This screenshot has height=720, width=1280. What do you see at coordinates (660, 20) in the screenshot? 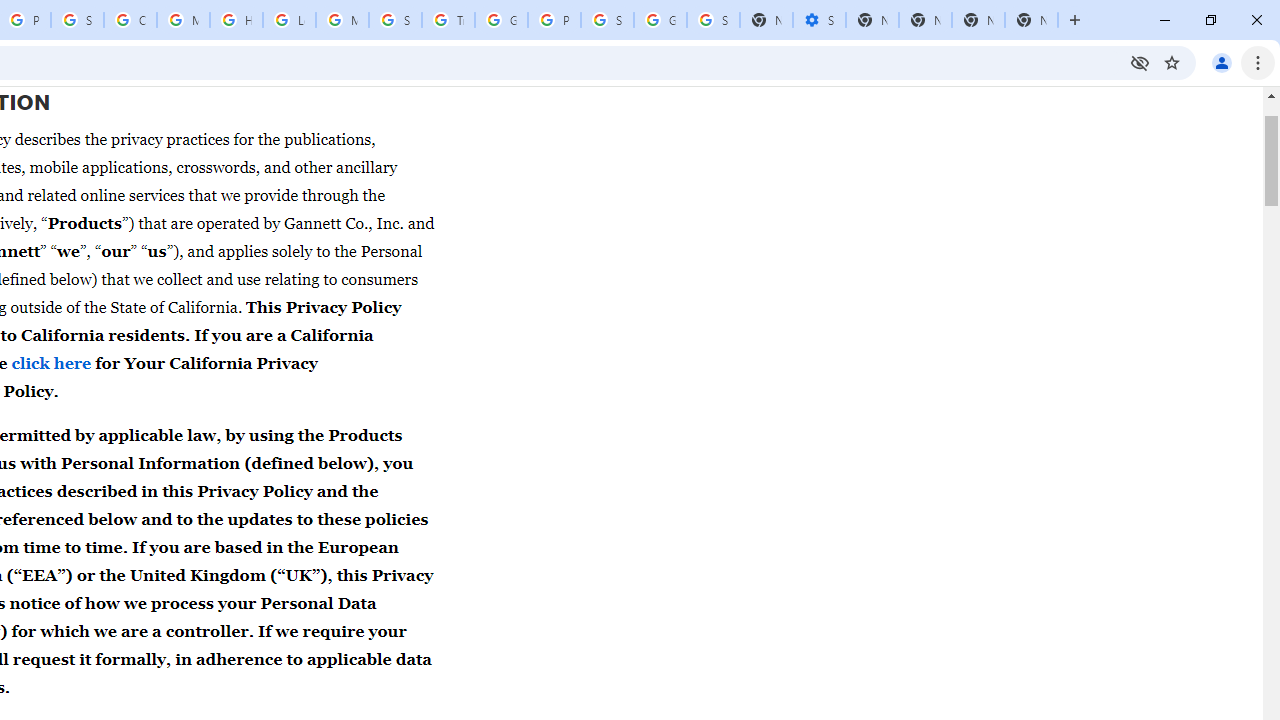
I see `'Google Cybersecurity Innovations - Google Safety Center'` at bounding box center [660, 20].